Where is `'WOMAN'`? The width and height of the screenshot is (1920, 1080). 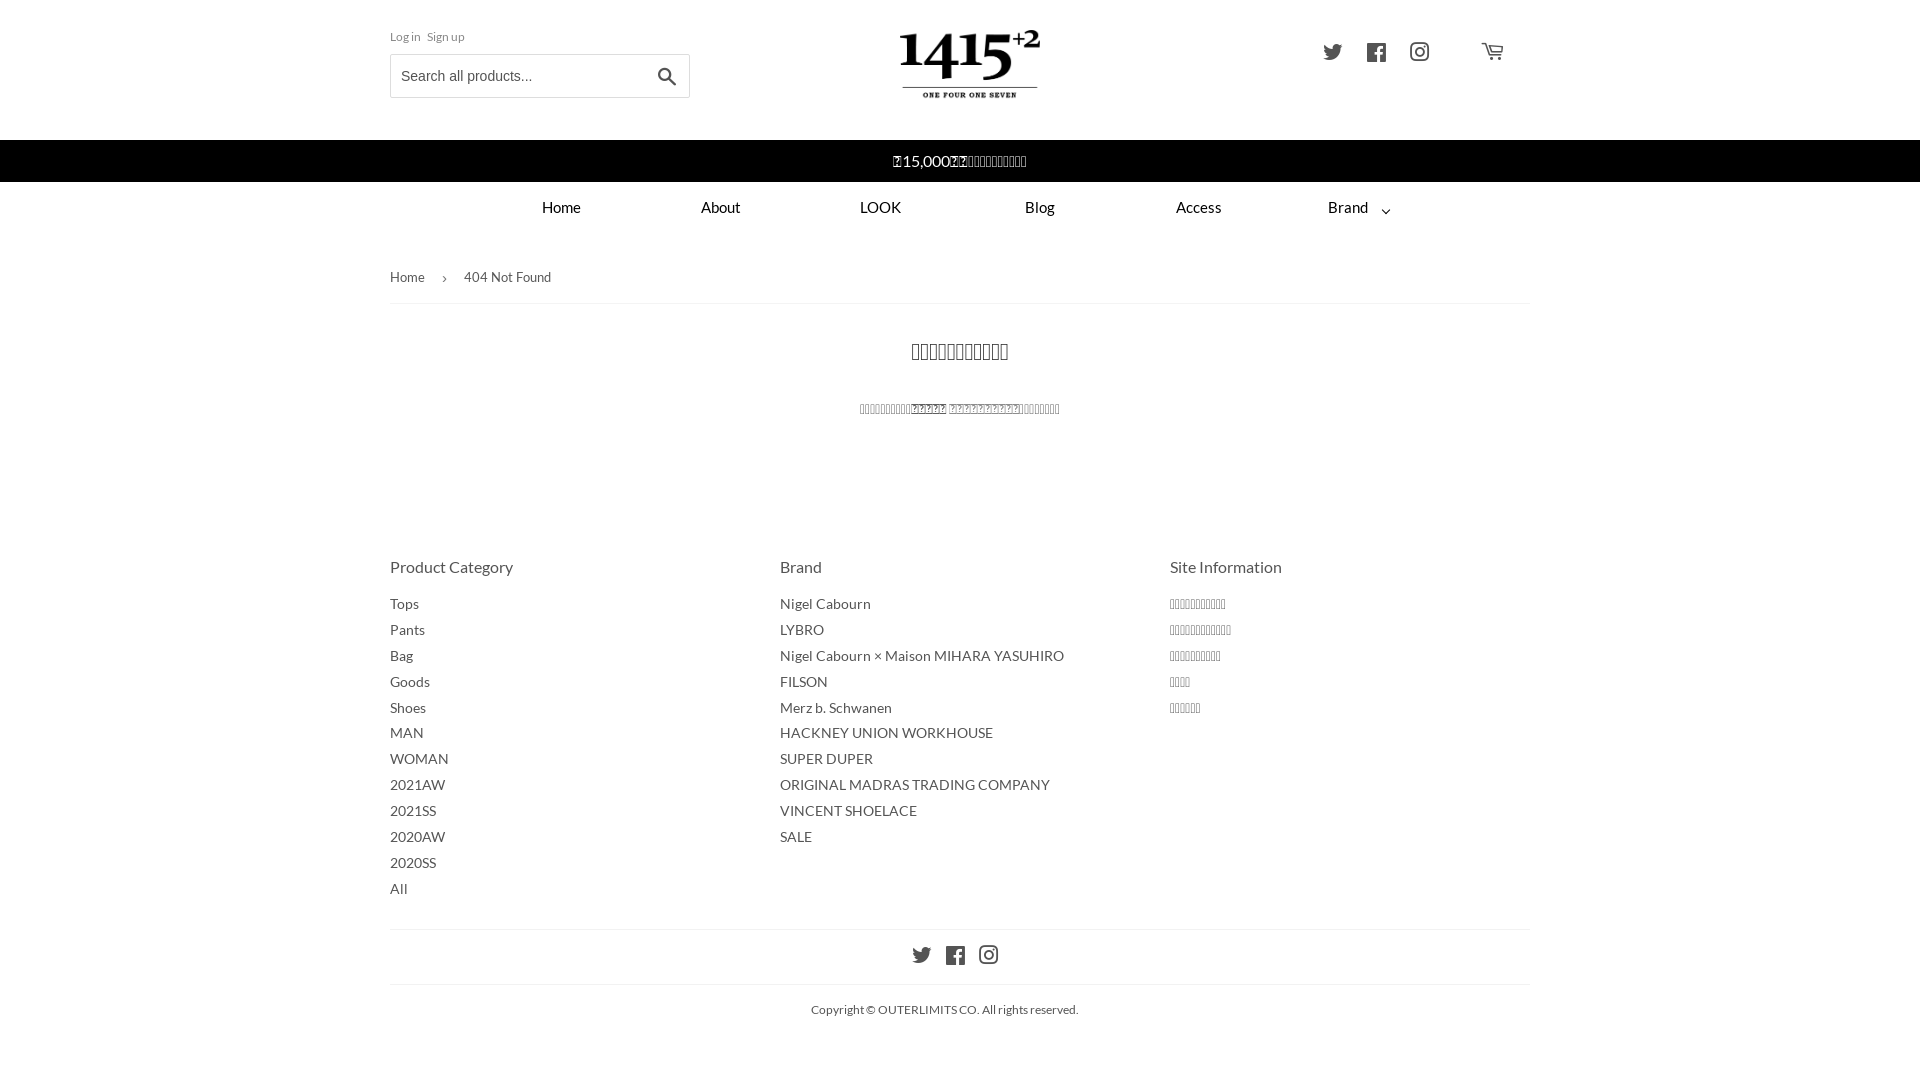
'WOMAN' is located at coordinates (389, 758).